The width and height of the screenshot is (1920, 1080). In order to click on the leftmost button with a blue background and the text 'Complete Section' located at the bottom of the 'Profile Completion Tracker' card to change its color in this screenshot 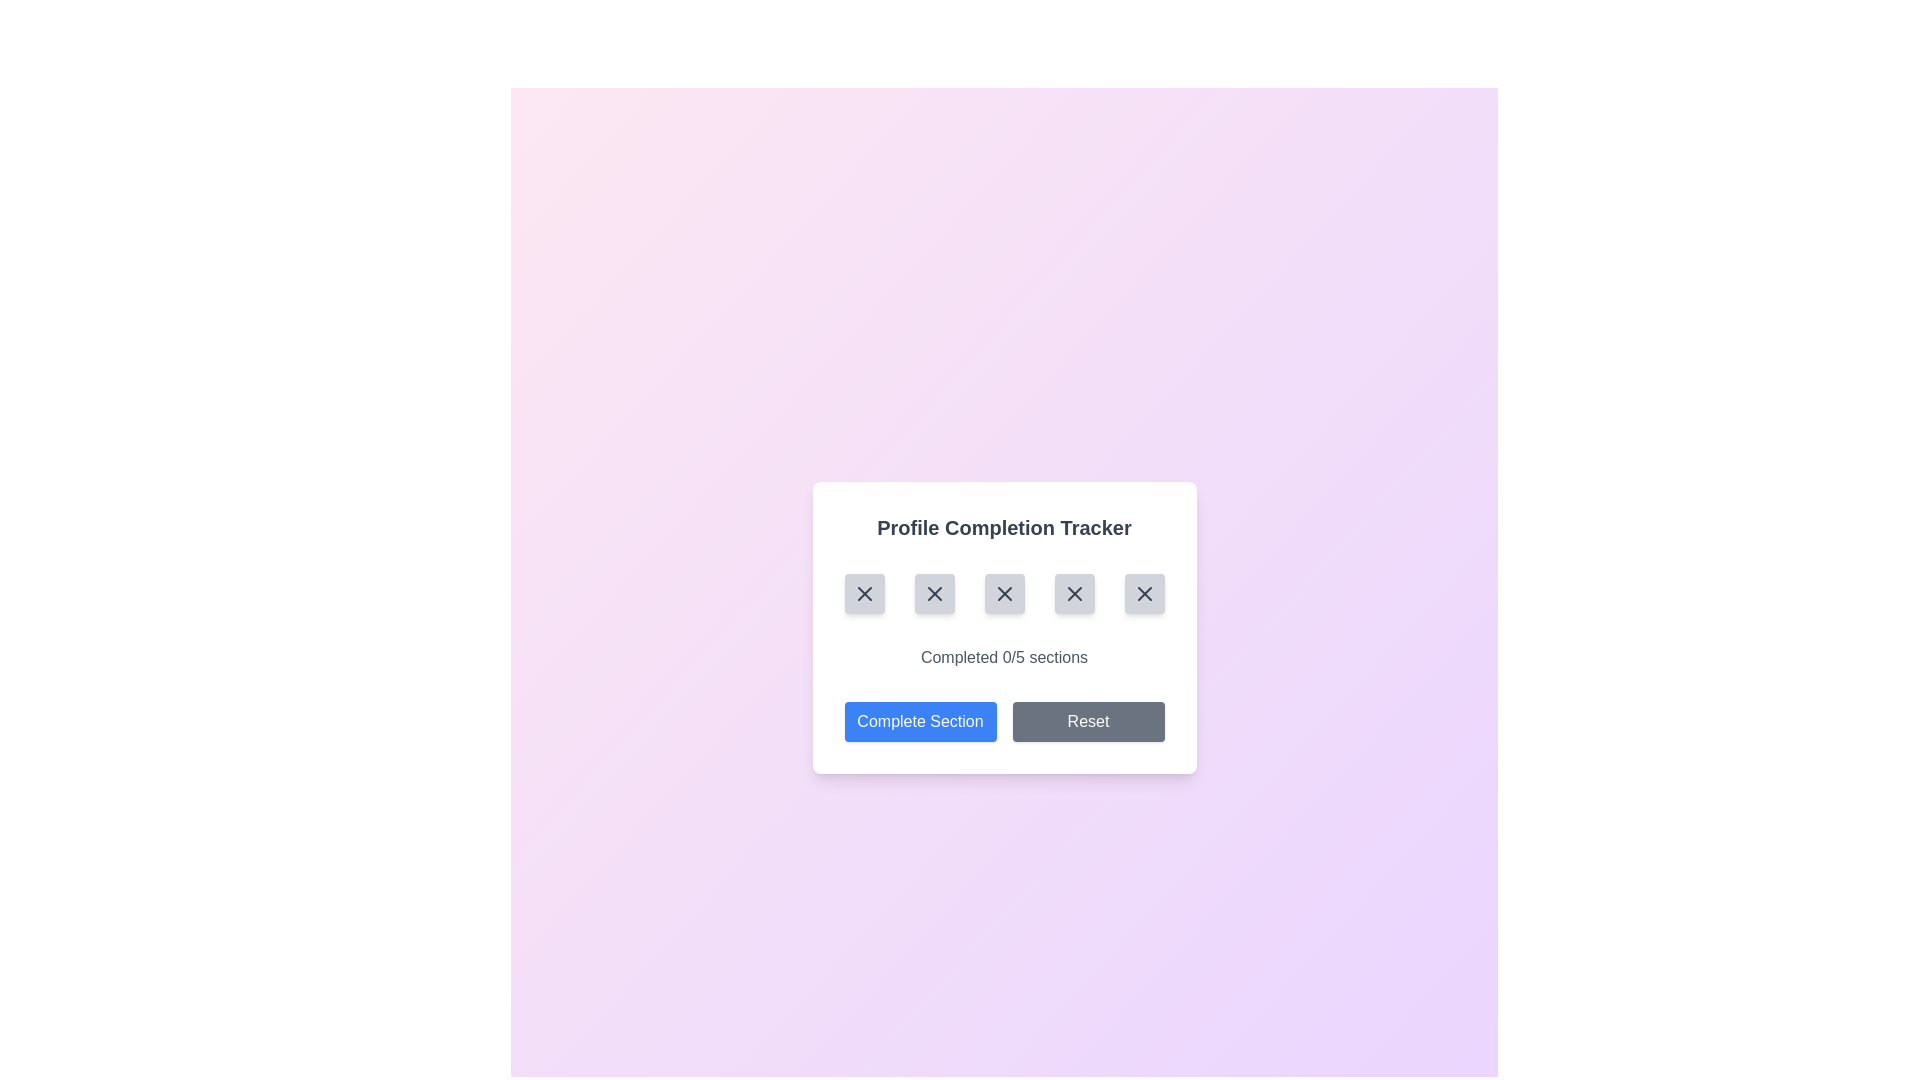, I will do `click(919, 721)`.